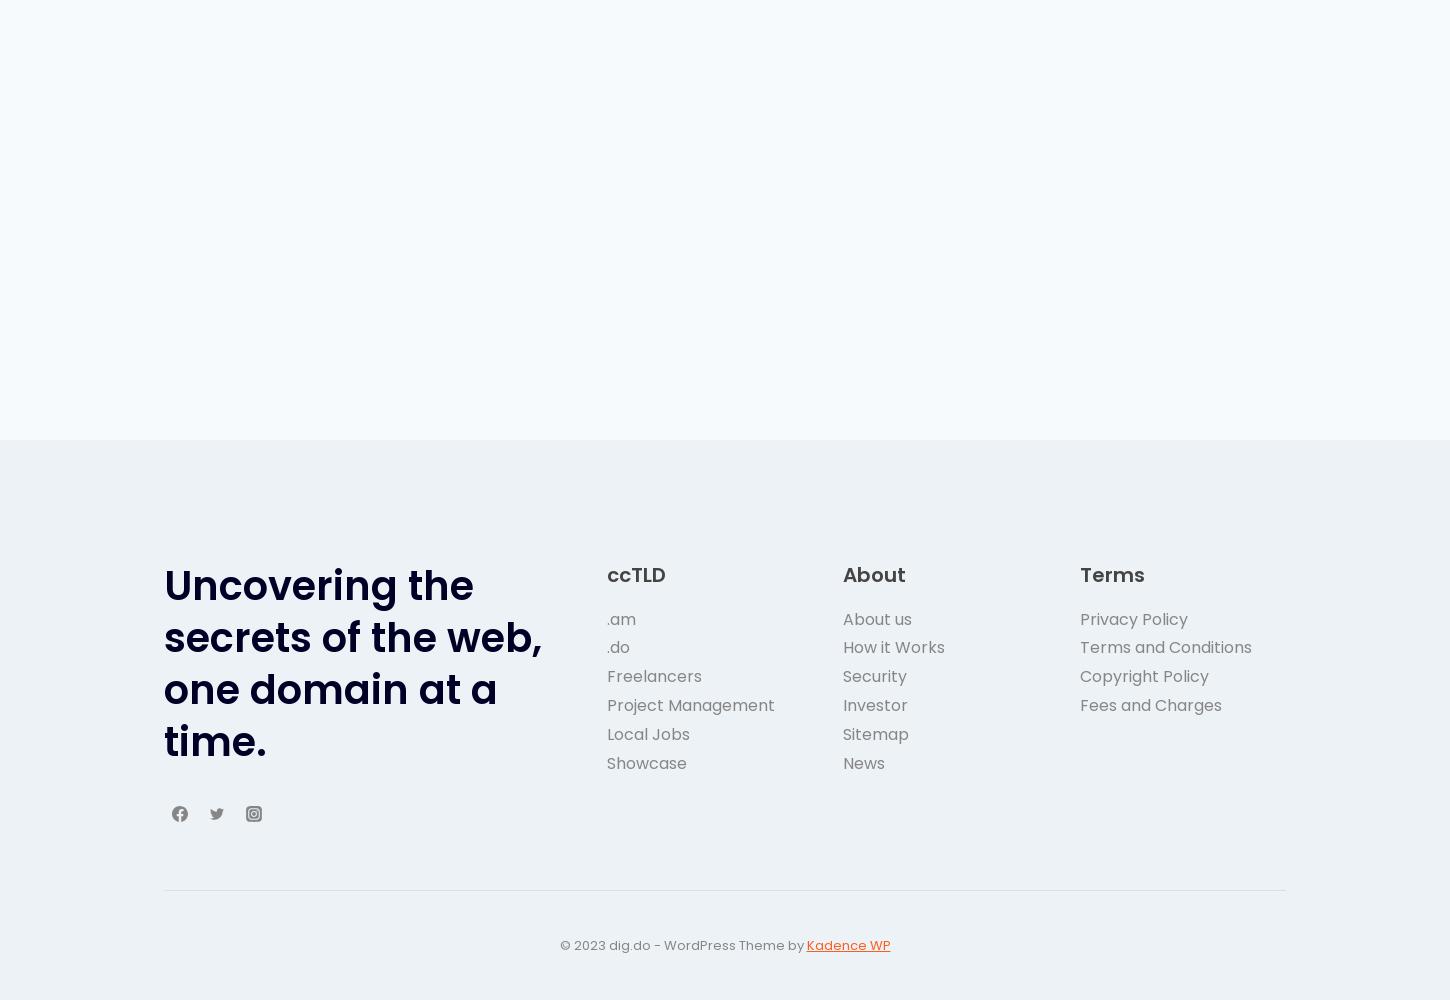 The width and height of the screenshot is (1450, 1000). What do you see at coordinates (644, 762) in the screenshot?
I see `'Showcase'` at bounding box center [644, 762].